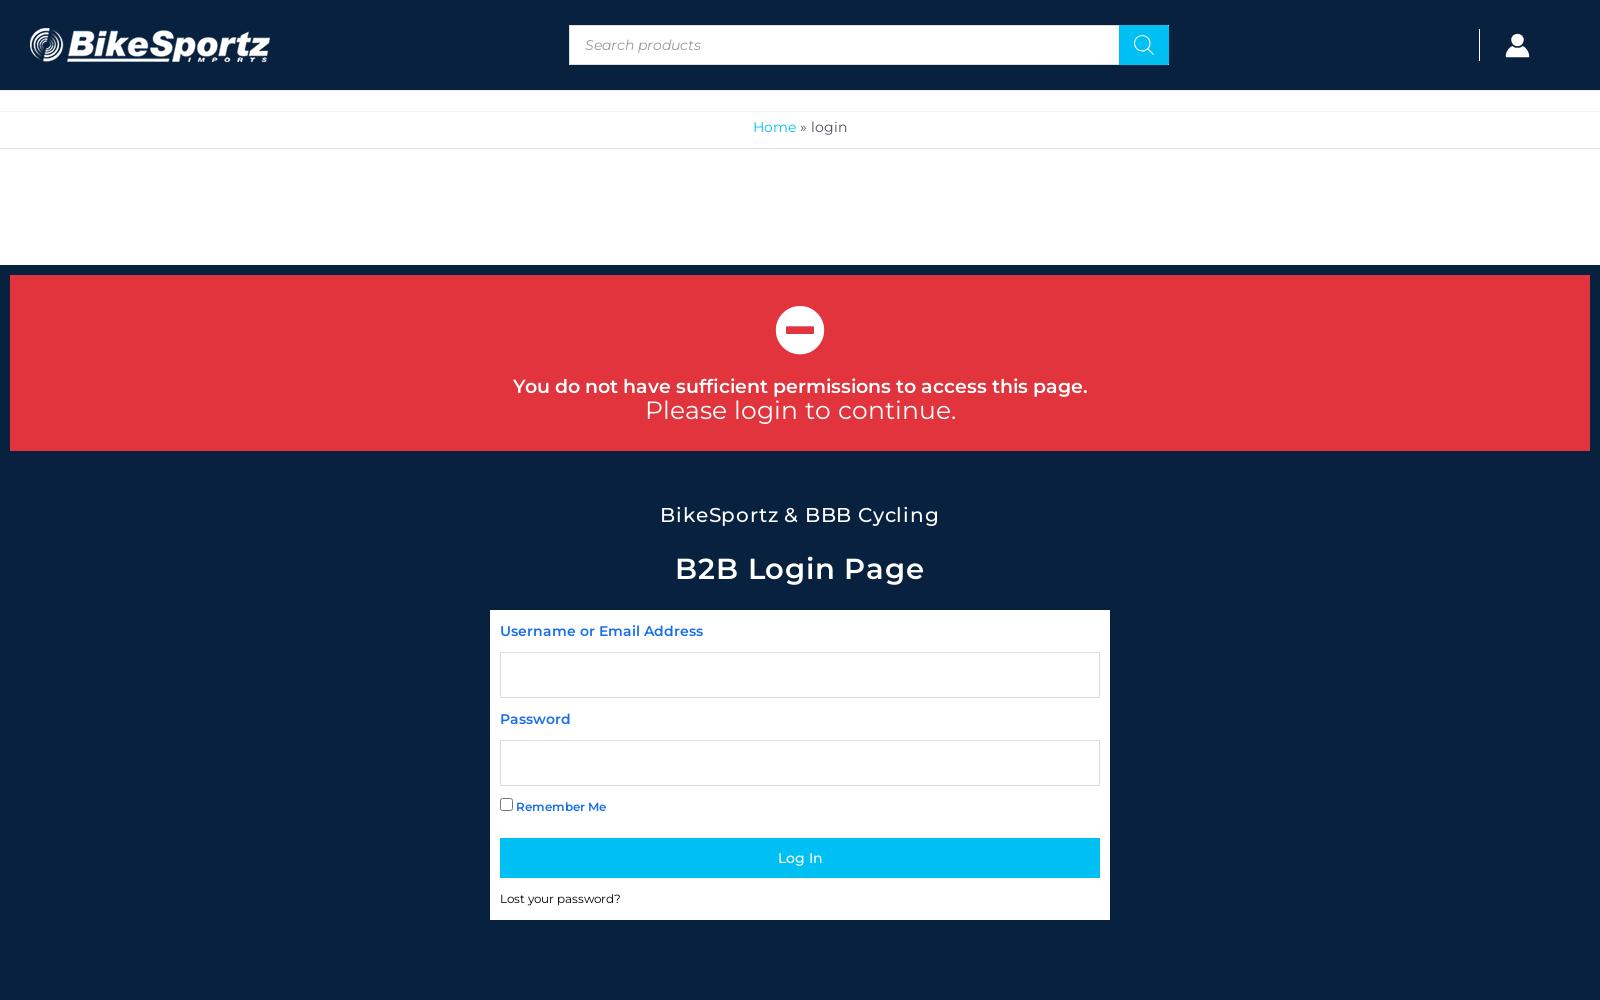  Describe the element at coordinates (799, 567) in the screenshot. I see `'B2B Login Page'` at that location.